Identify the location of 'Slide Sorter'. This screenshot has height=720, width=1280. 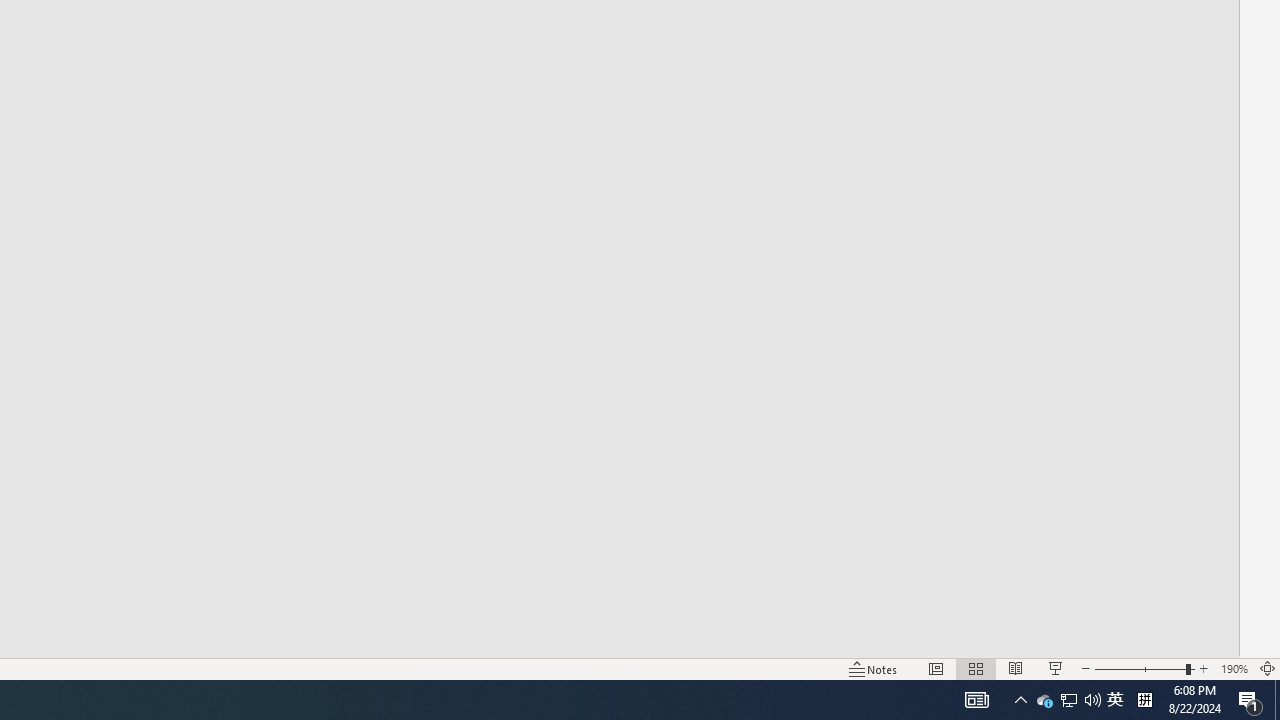
(976, 669).